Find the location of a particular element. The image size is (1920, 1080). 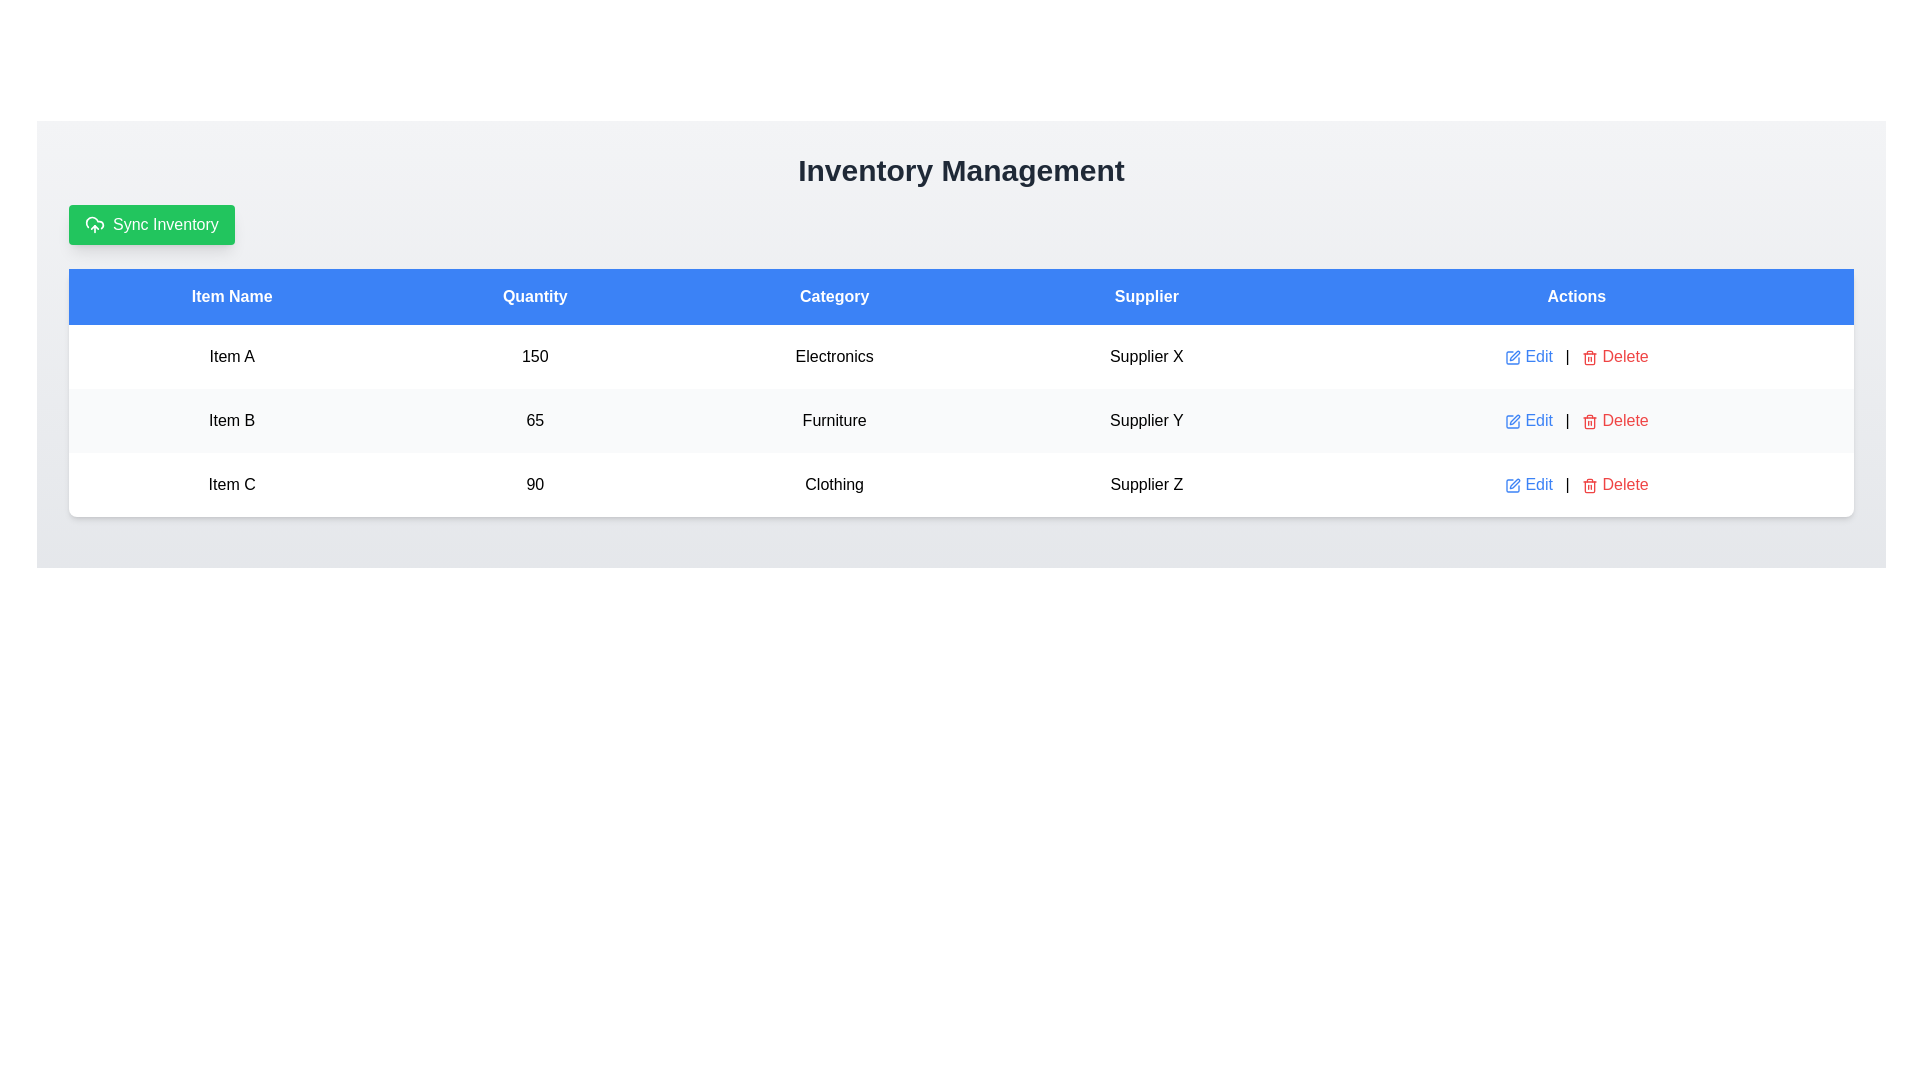

the 'Edit' button with a pencil icon in the 'Actions' column of the second row in the 'Inventory Management' table to initiate editing is located at coordinates (1527, 419).